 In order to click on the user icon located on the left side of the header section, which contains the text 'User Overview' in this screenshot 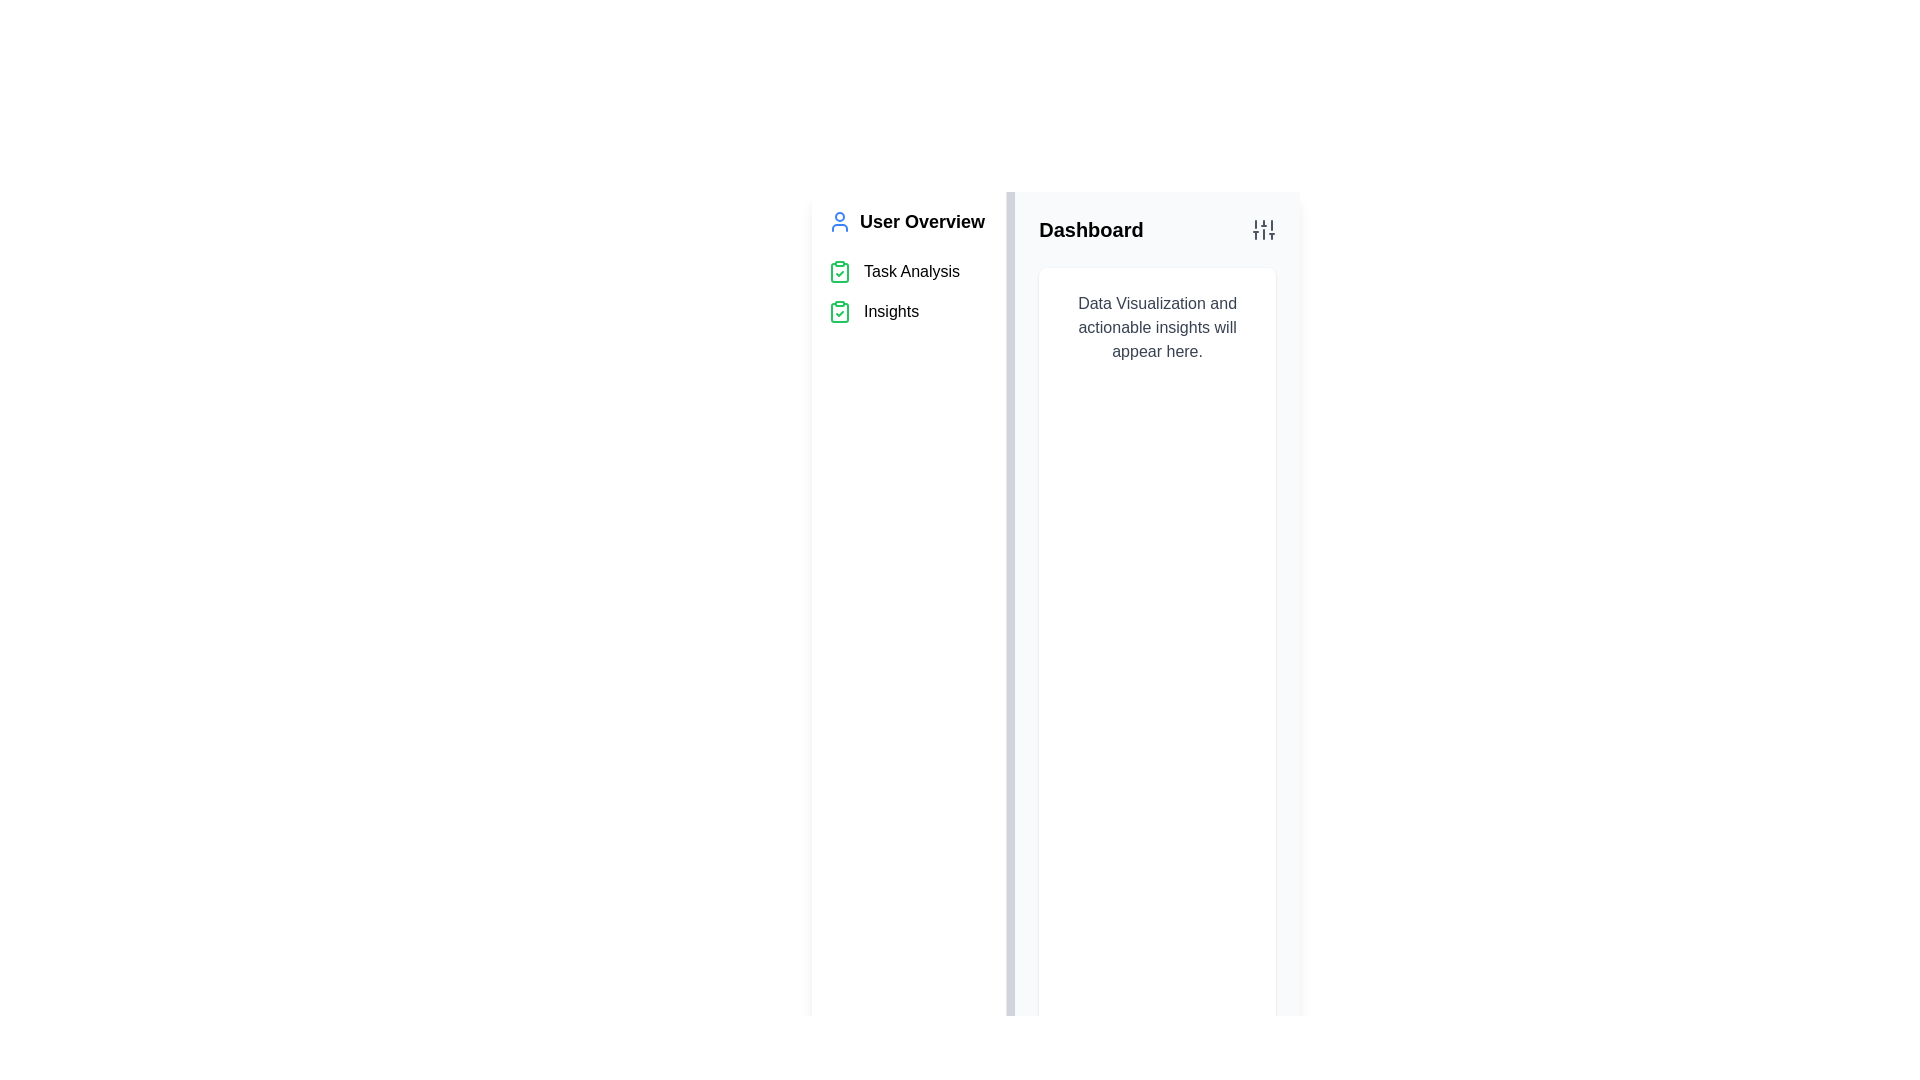, I will do `click(840, 222)`.